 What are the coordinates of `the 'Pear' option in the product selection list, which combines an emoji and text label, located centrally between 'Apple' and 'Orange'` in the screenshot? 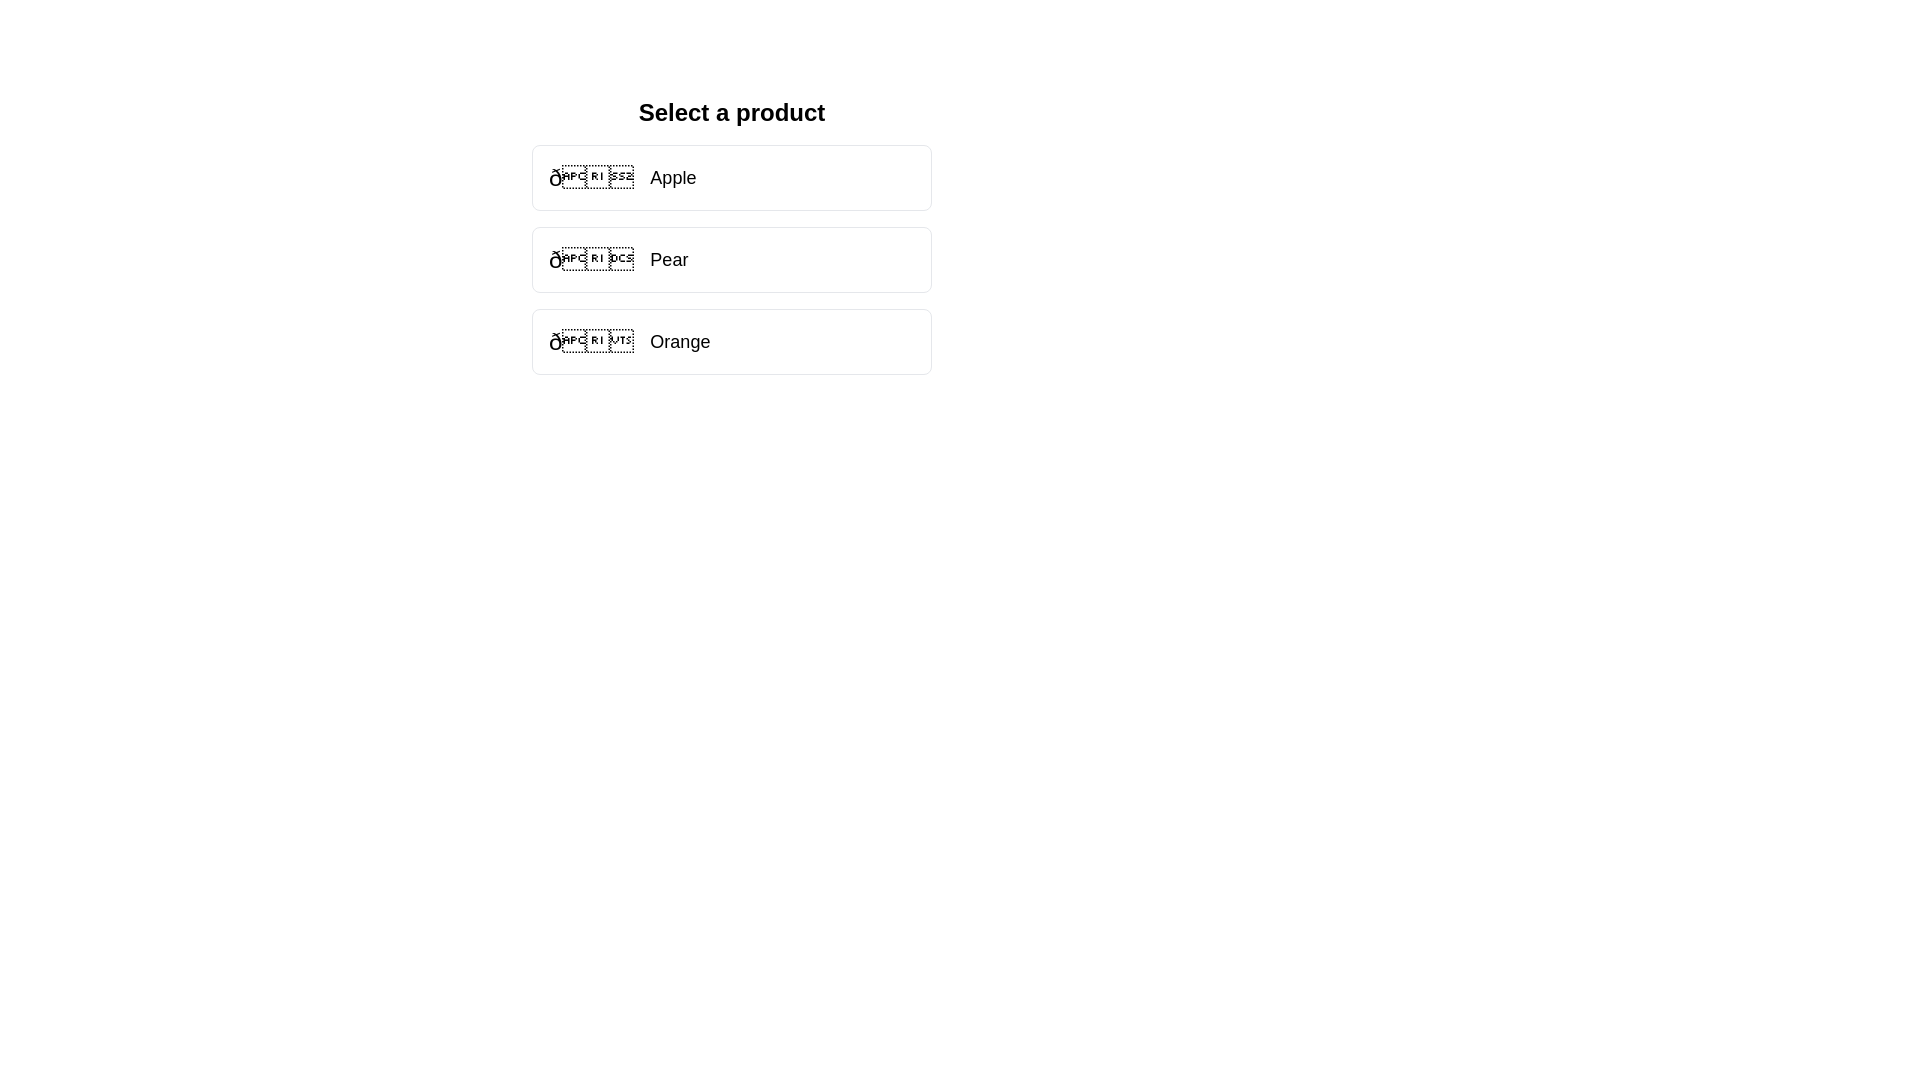 It's located at (617, 258).